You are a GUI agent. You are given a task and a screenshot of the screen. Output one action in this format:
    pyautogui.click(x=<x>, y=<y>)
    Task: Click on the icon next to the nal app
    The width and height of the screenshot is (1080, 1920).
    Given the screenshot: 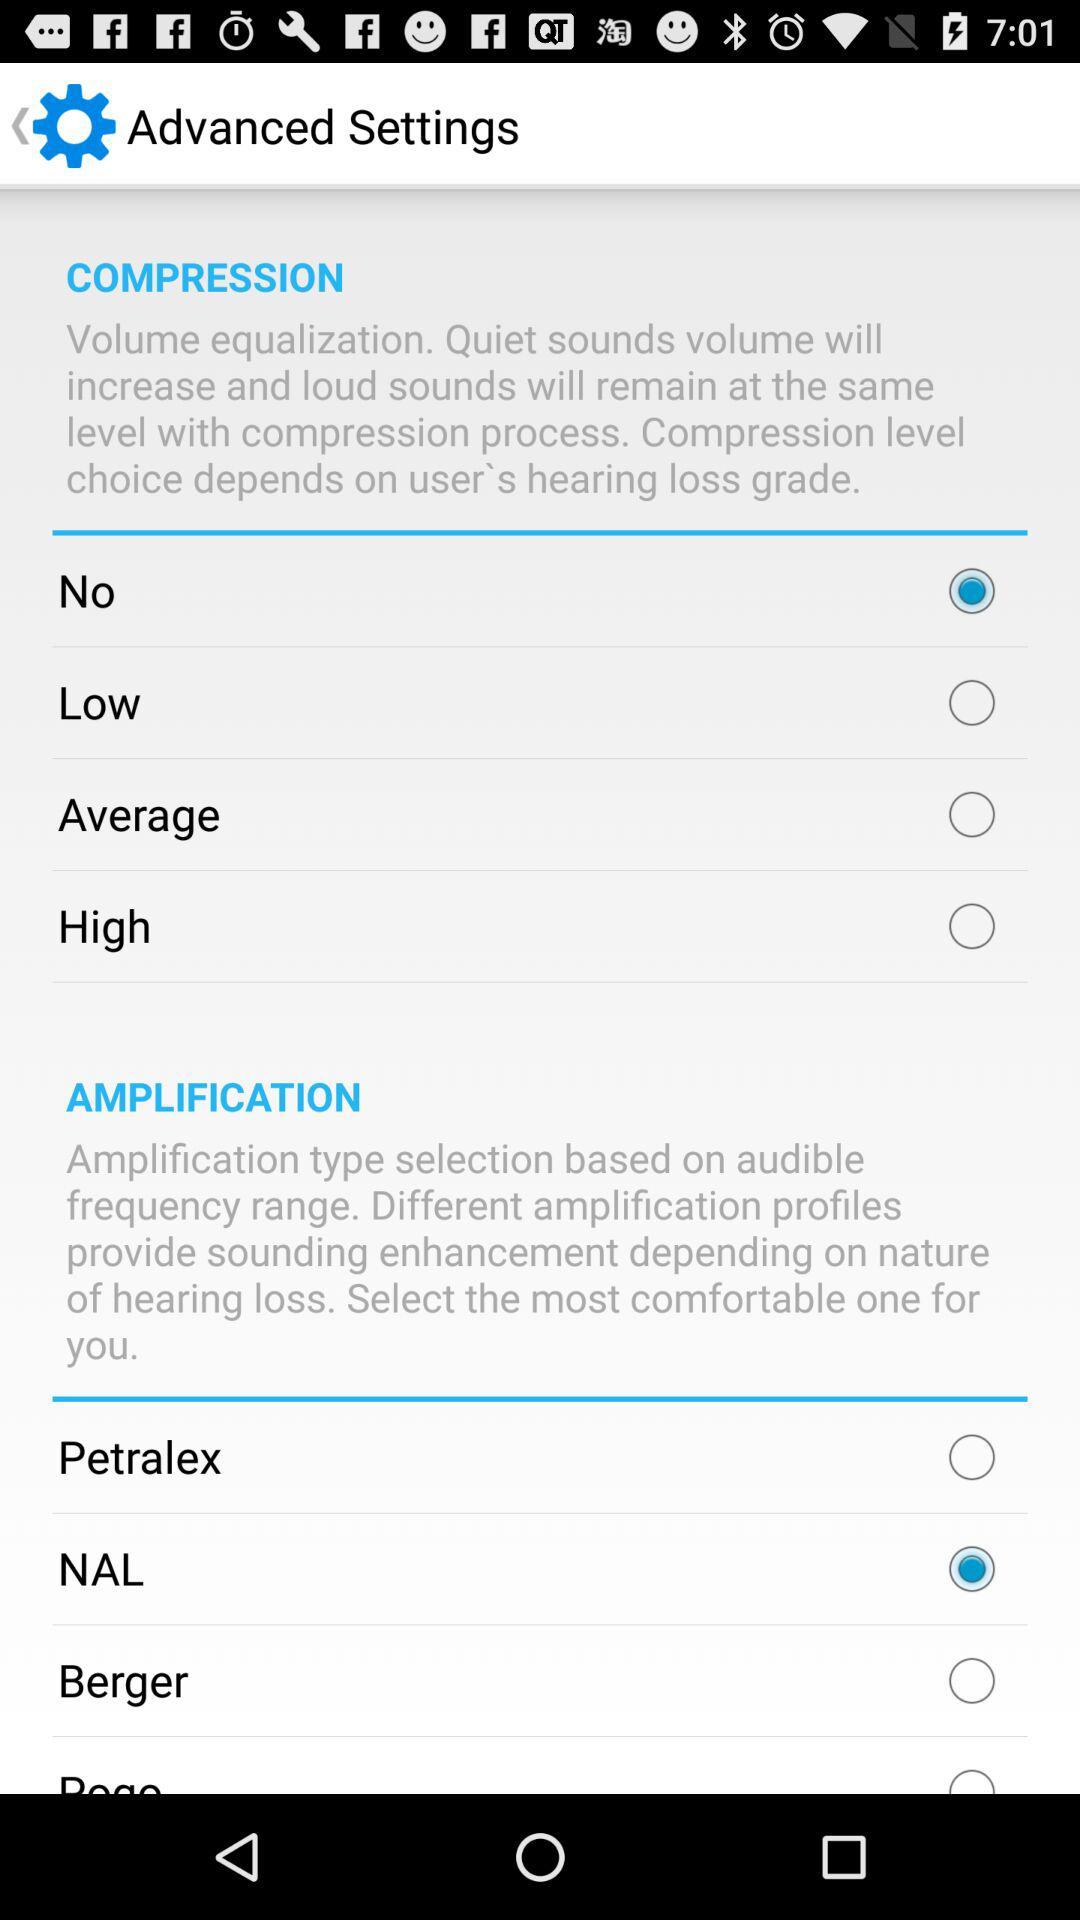 What is the action you would take?
    pyautogui.click(x=971, y=1568)
    